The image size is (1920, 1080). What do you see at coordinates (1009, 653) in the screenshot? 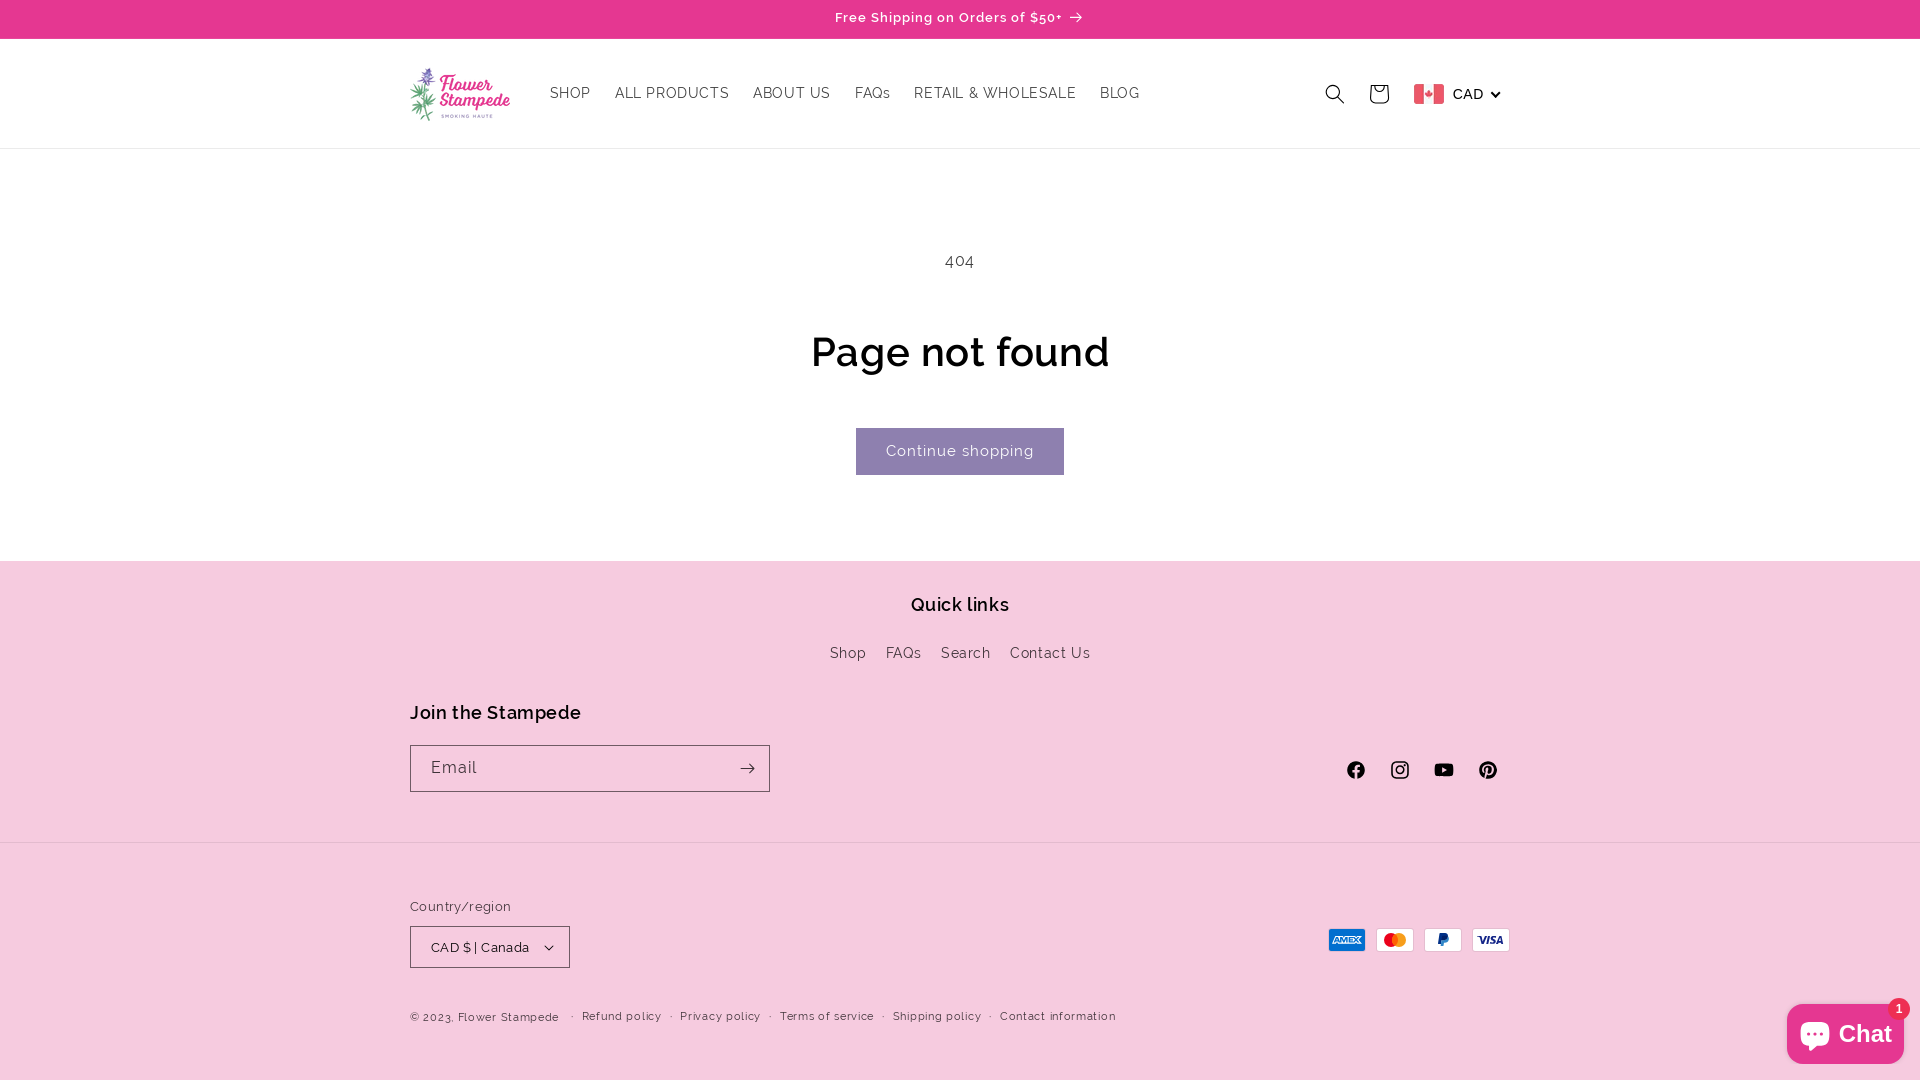
I see `'Contact Us'` at bounding box center [1009, 653].